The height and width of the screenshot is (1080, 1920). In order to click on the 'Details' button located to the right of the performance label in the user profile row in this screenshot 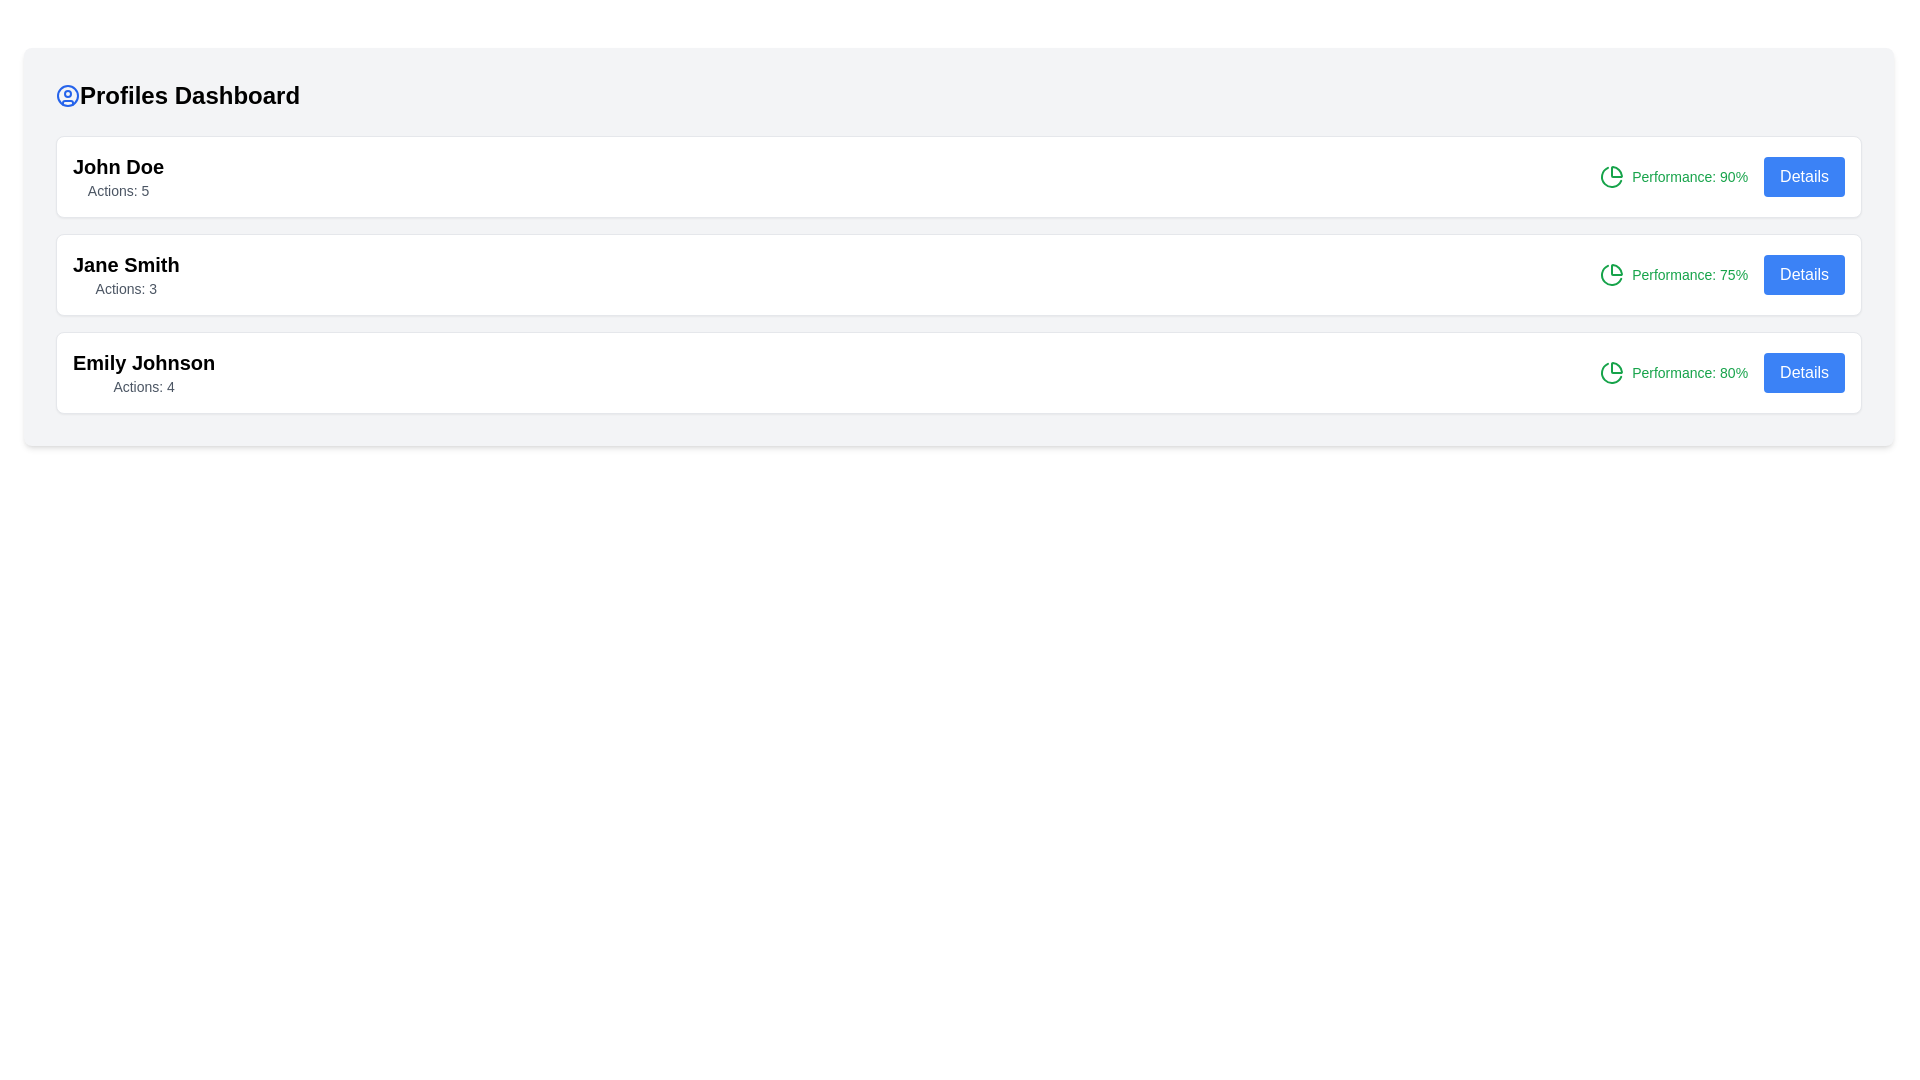, I will do `click(1804, 176)`.